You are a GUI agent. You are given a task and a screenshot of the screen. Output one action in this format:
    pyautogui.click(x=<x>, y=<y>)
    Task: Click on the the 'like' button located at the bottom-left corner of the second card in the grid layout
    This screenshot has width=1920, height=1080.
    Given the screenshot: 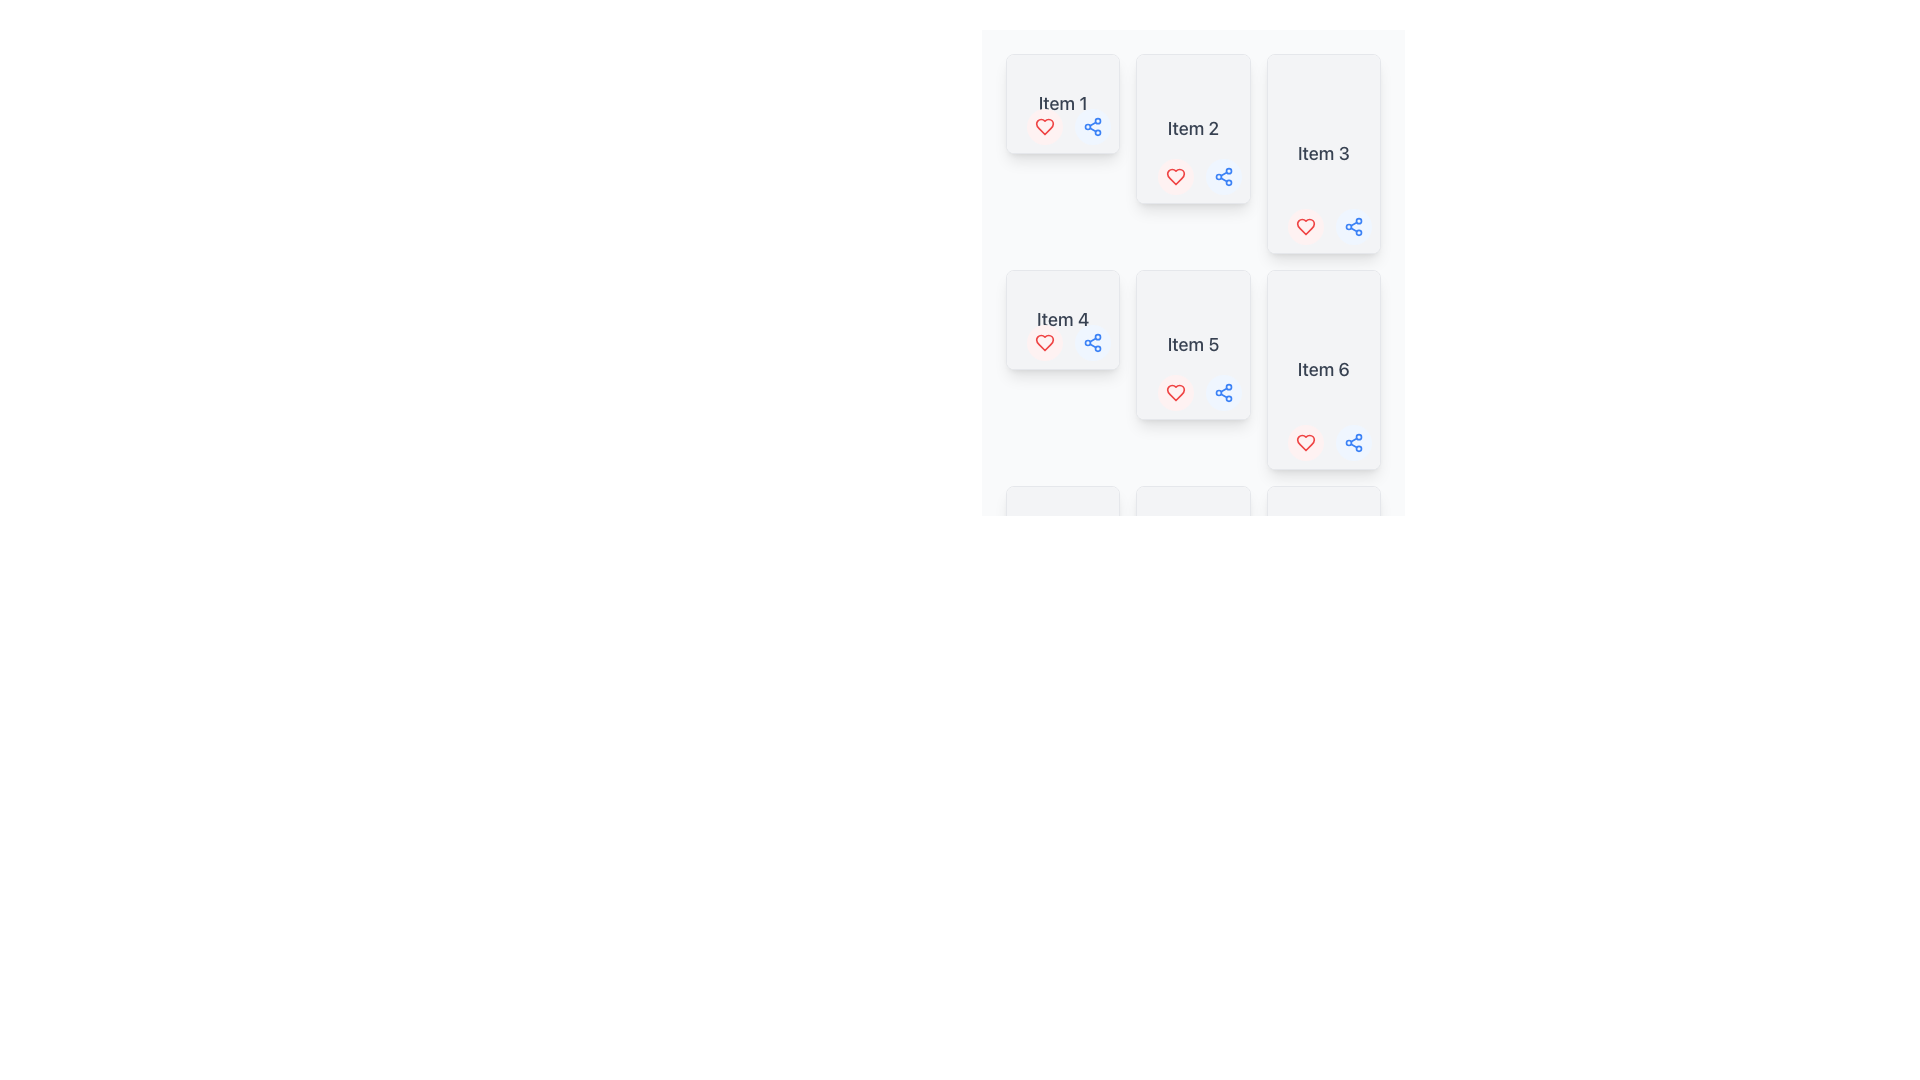 What is the action you would take?
    pyautogui.click(x=1175, y=176)
    